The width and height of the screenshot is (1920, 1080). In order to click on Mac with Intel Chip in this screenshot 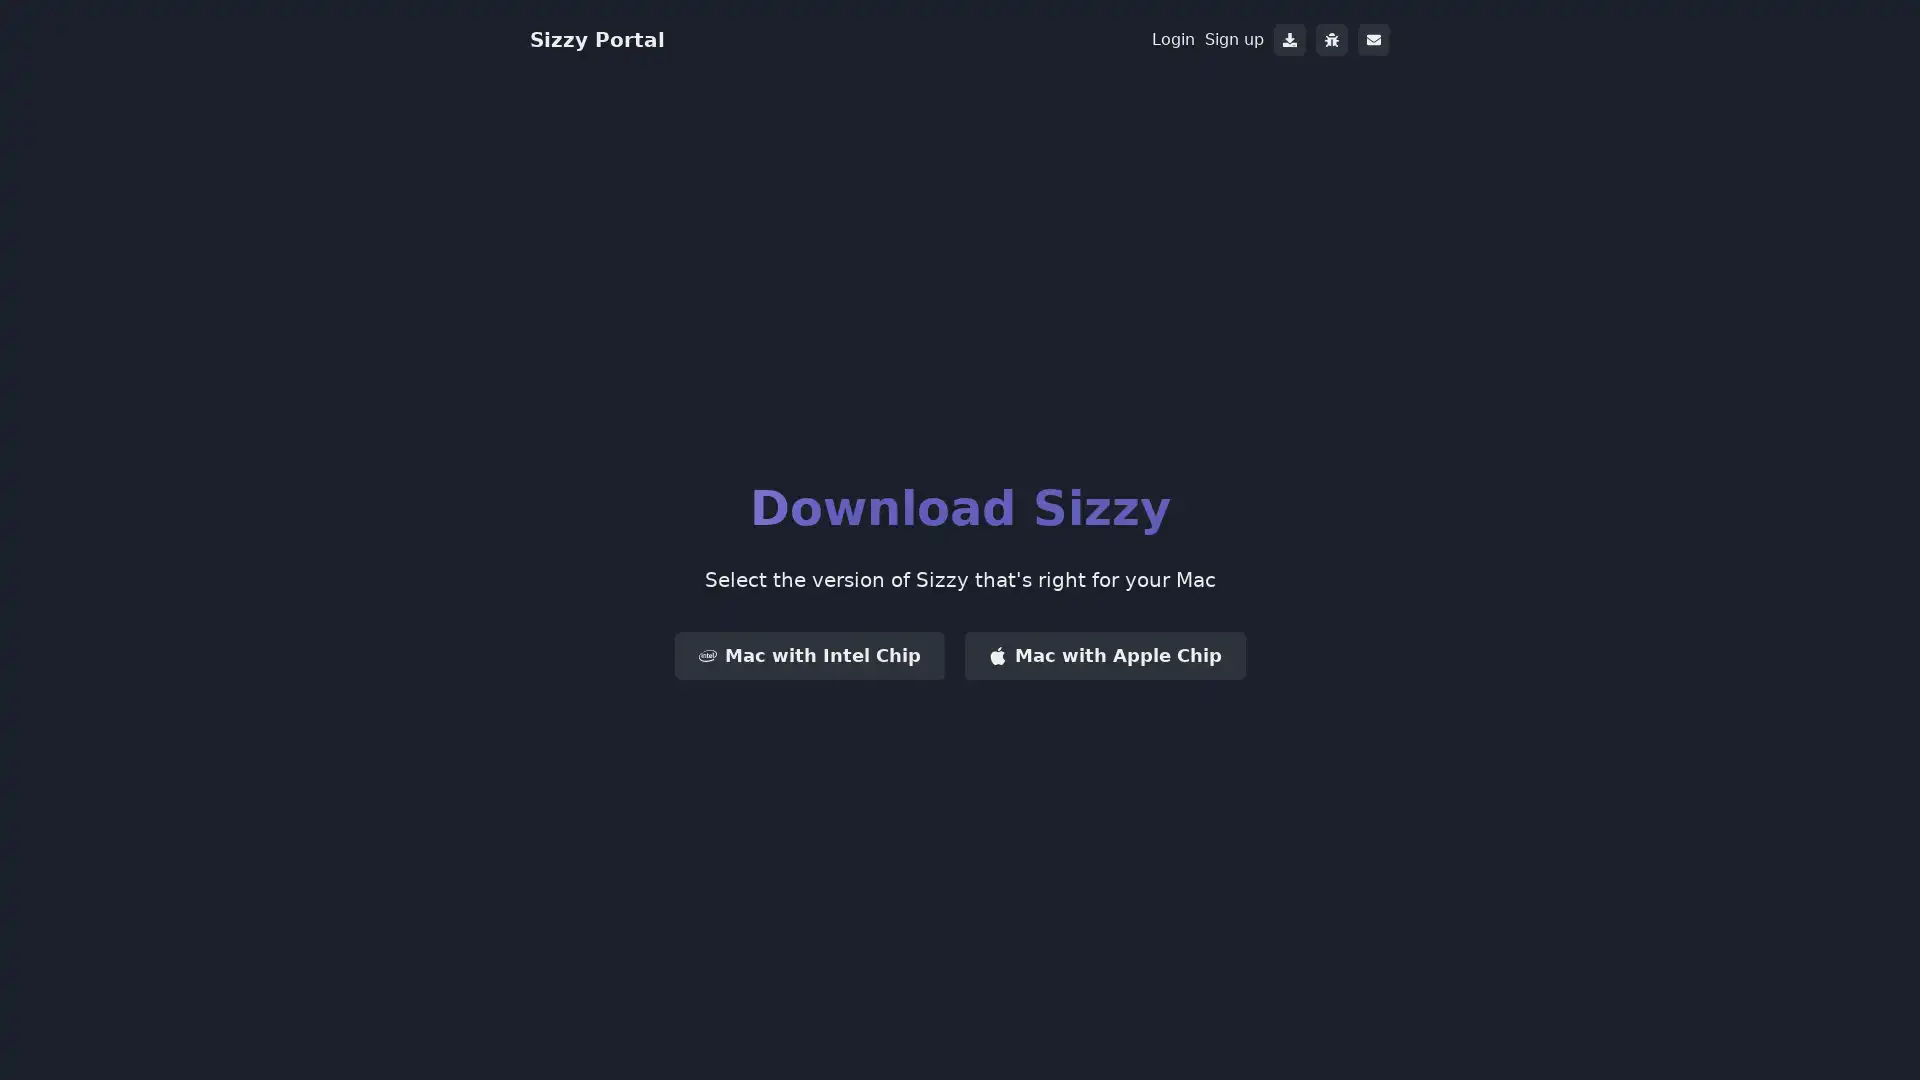, I will do `click(809, 655)`.